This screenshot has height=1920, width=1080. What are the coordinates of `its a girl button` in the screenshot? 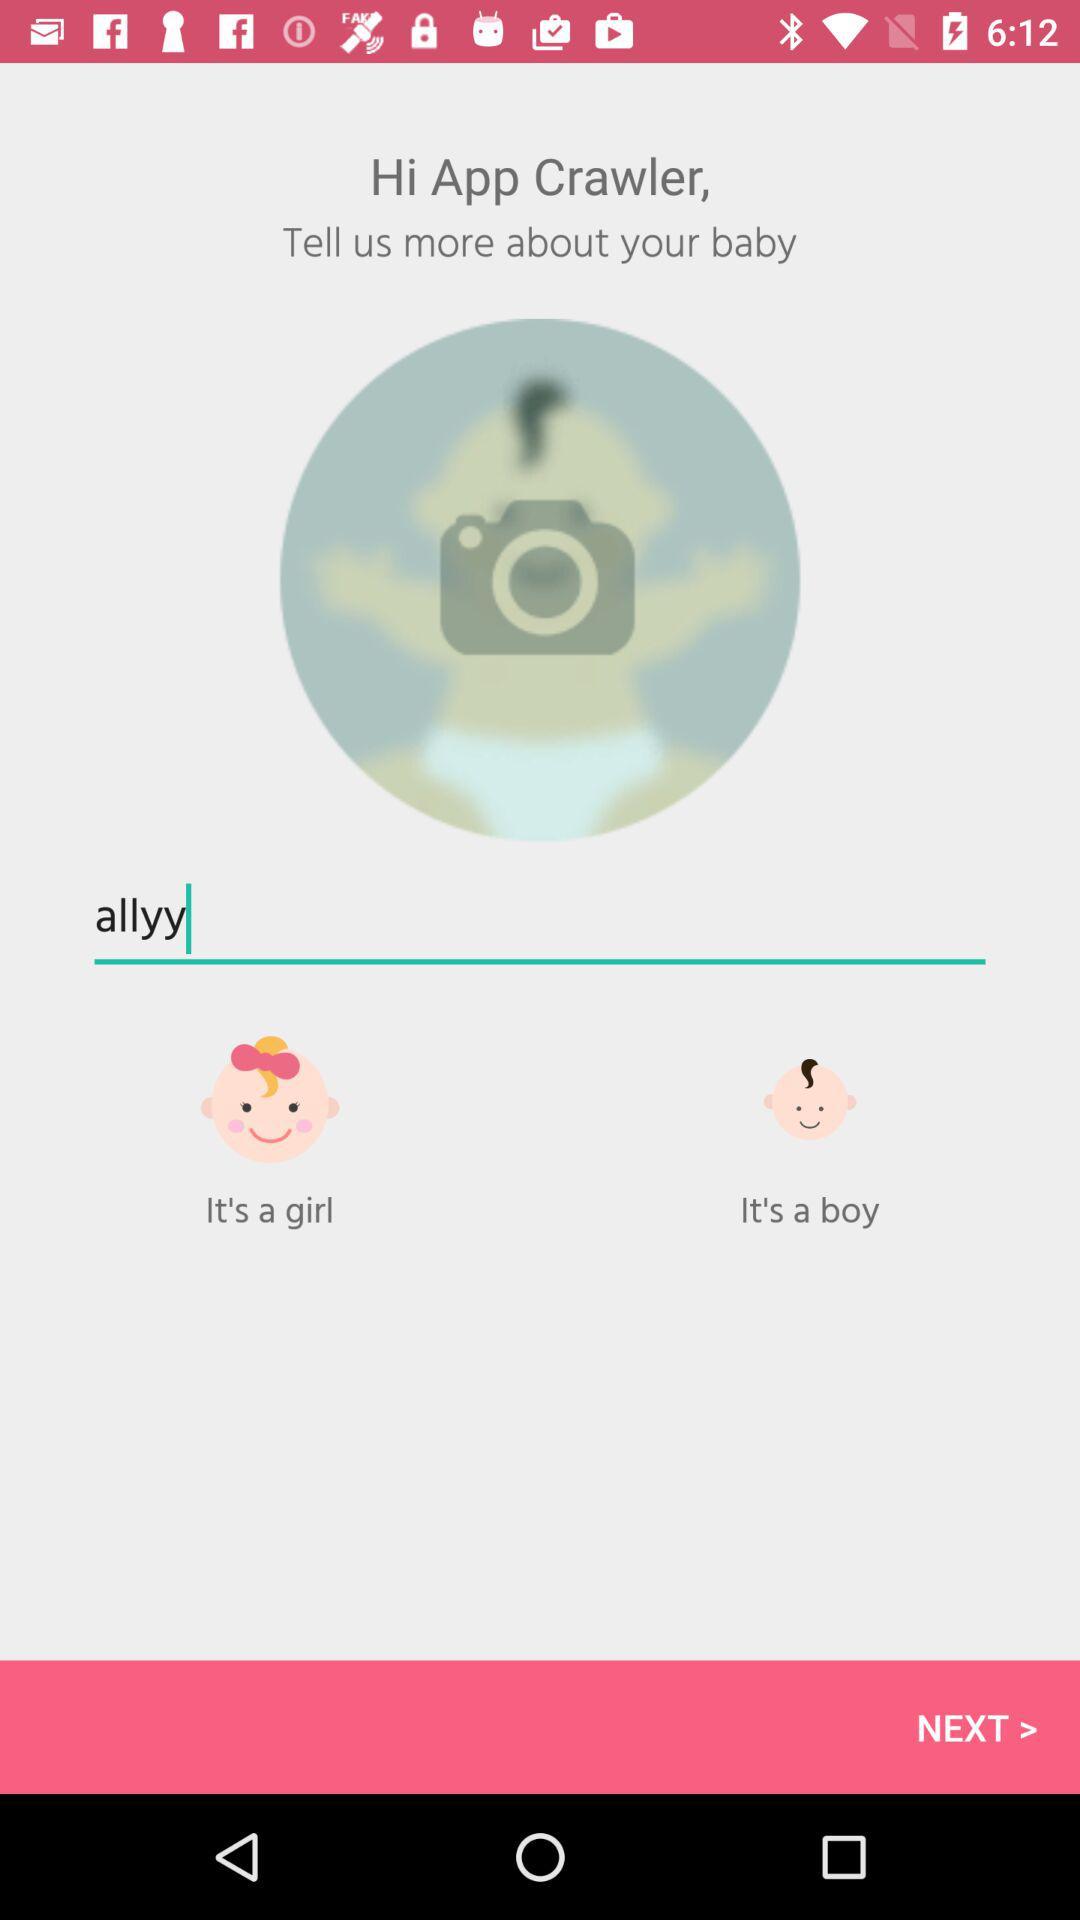 It's located at (270, 1120).